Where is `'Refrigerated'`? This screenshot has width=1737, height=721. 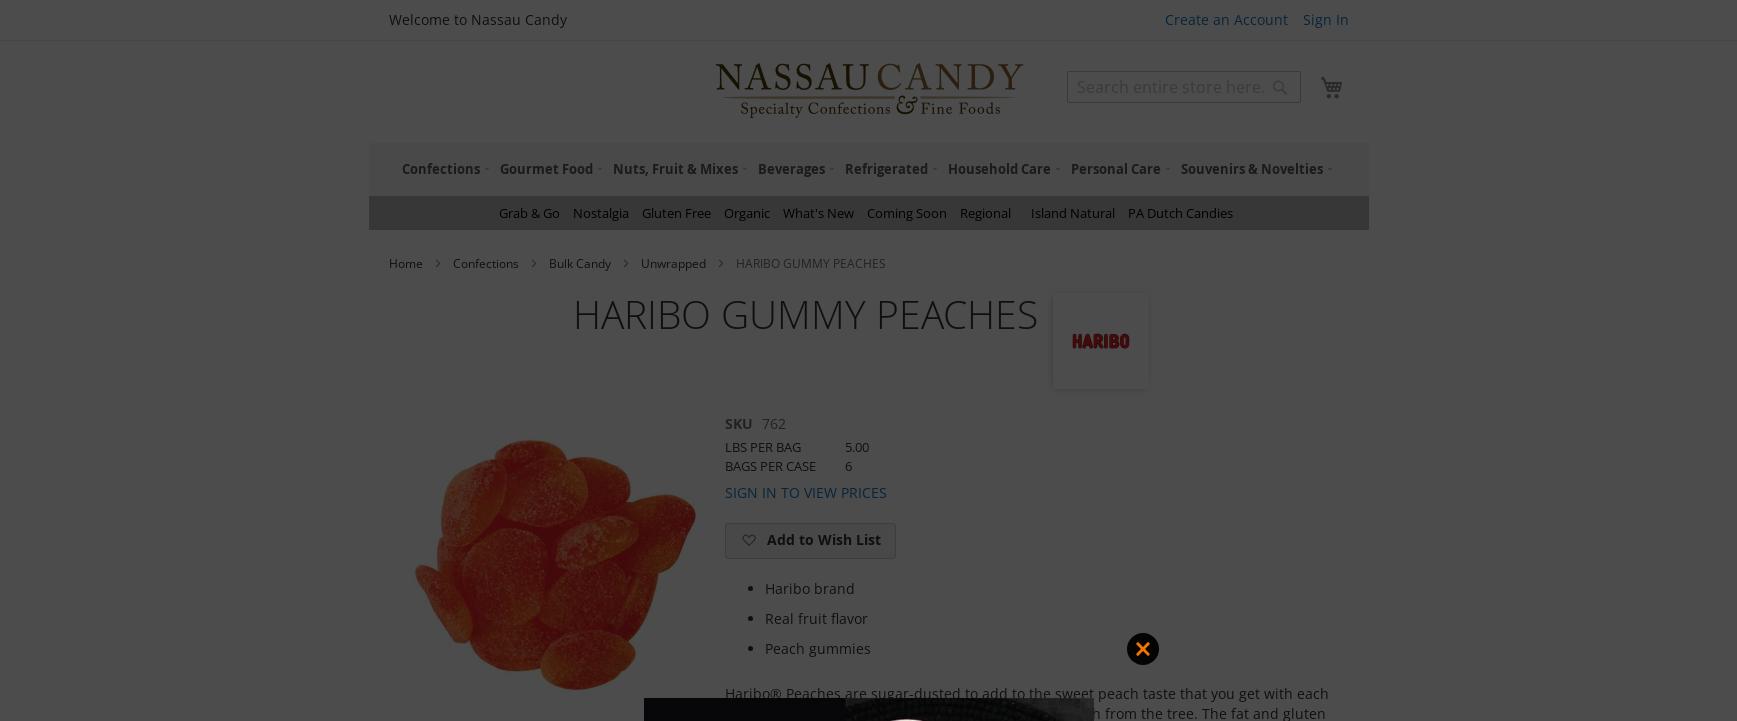 'Refrigerated' is located at coordinates (886, 168).